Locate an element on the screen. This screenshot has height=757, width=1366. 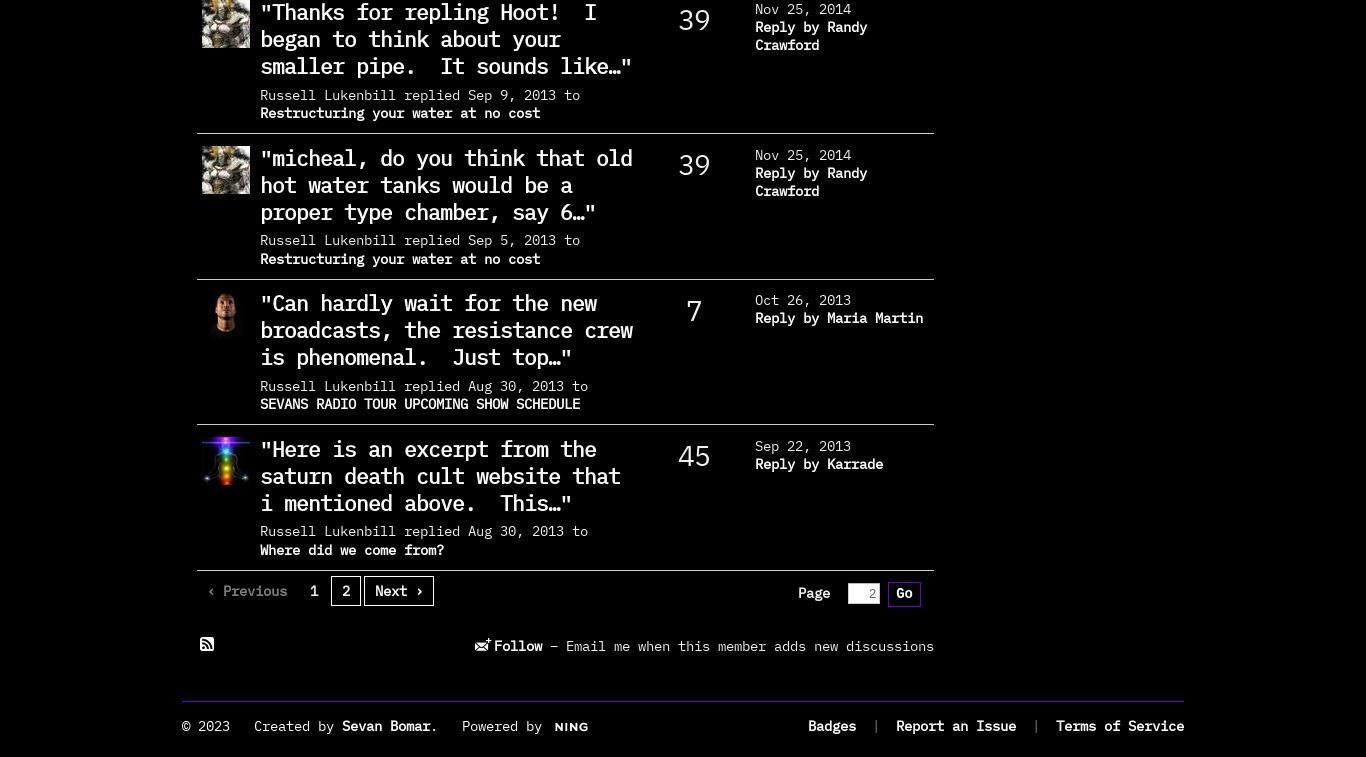
'Russell Lukenbill replied Sep 5, 2013 to' is located at coordinates (419, 238).